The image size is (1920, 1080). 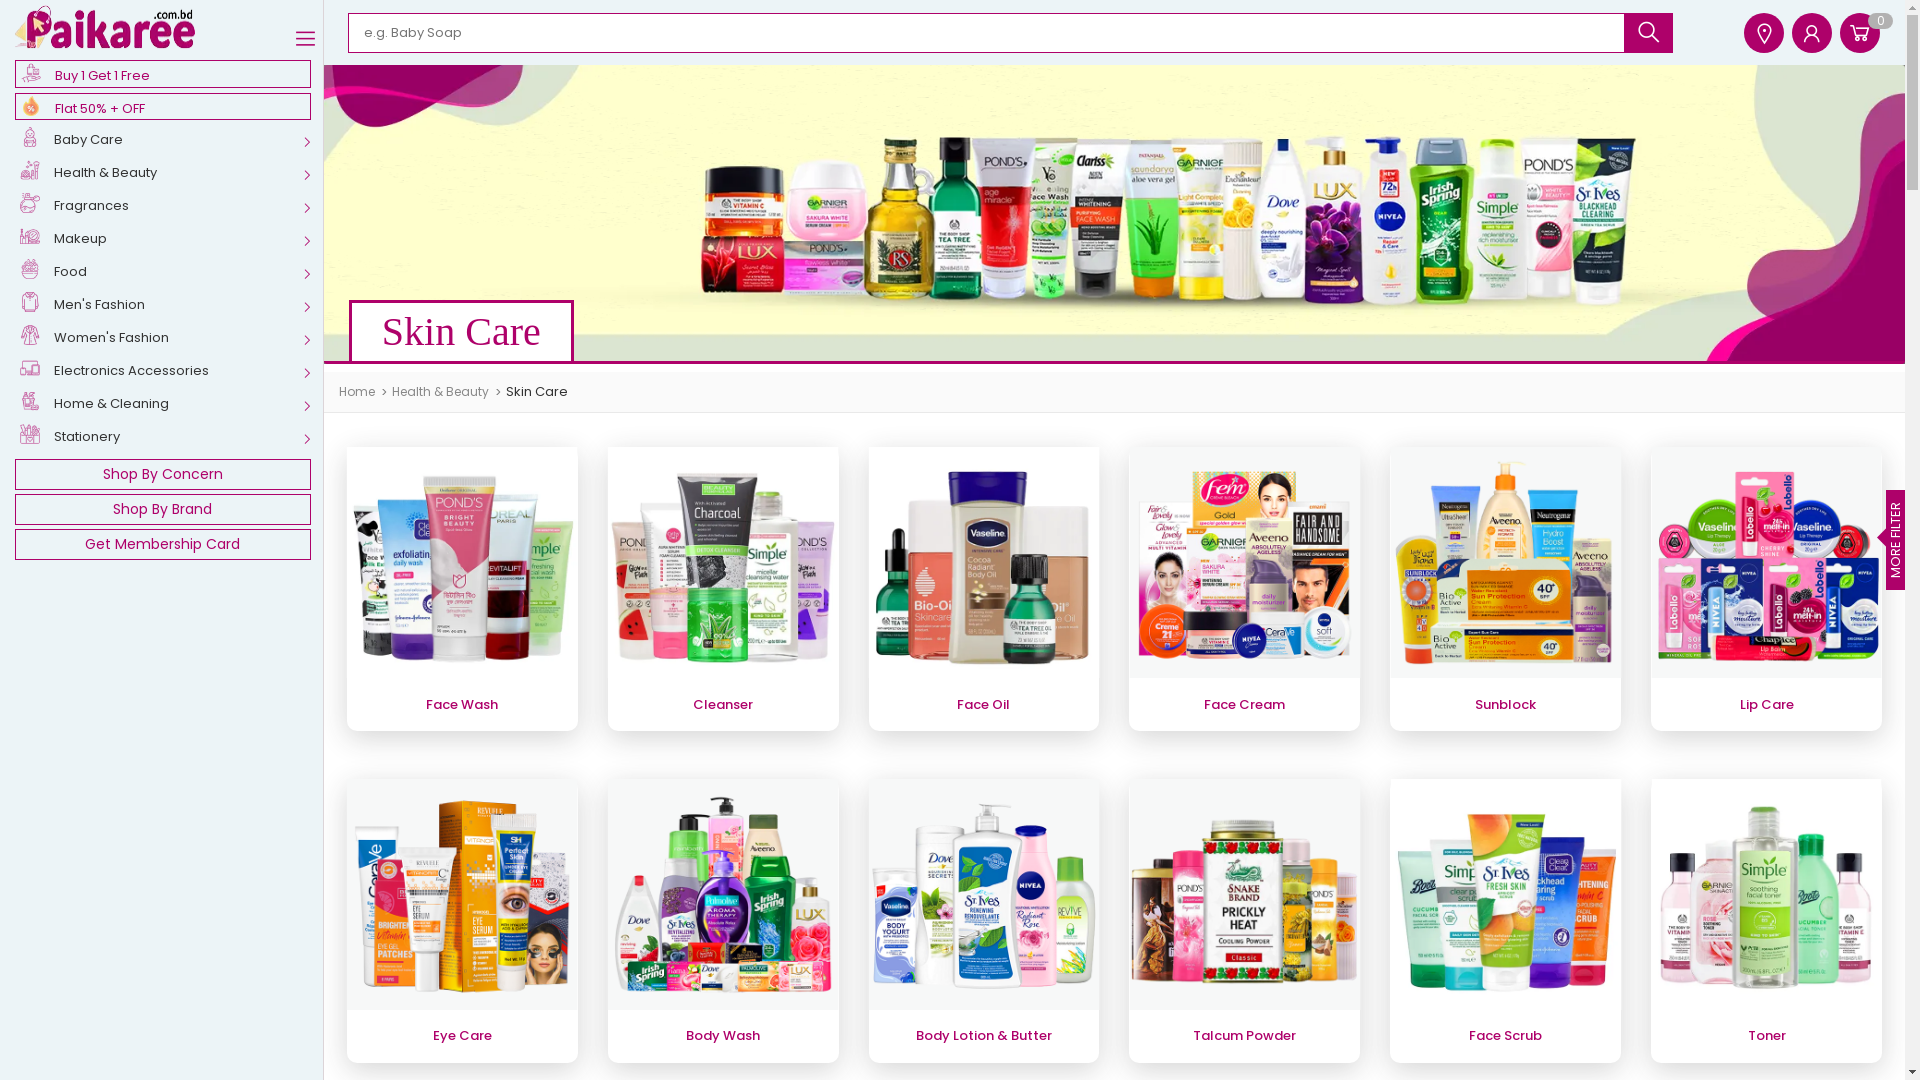 What do you see at coordinates (363, 391) in the screenshot?
I see `'Home'` at bounding box center [363, 391].